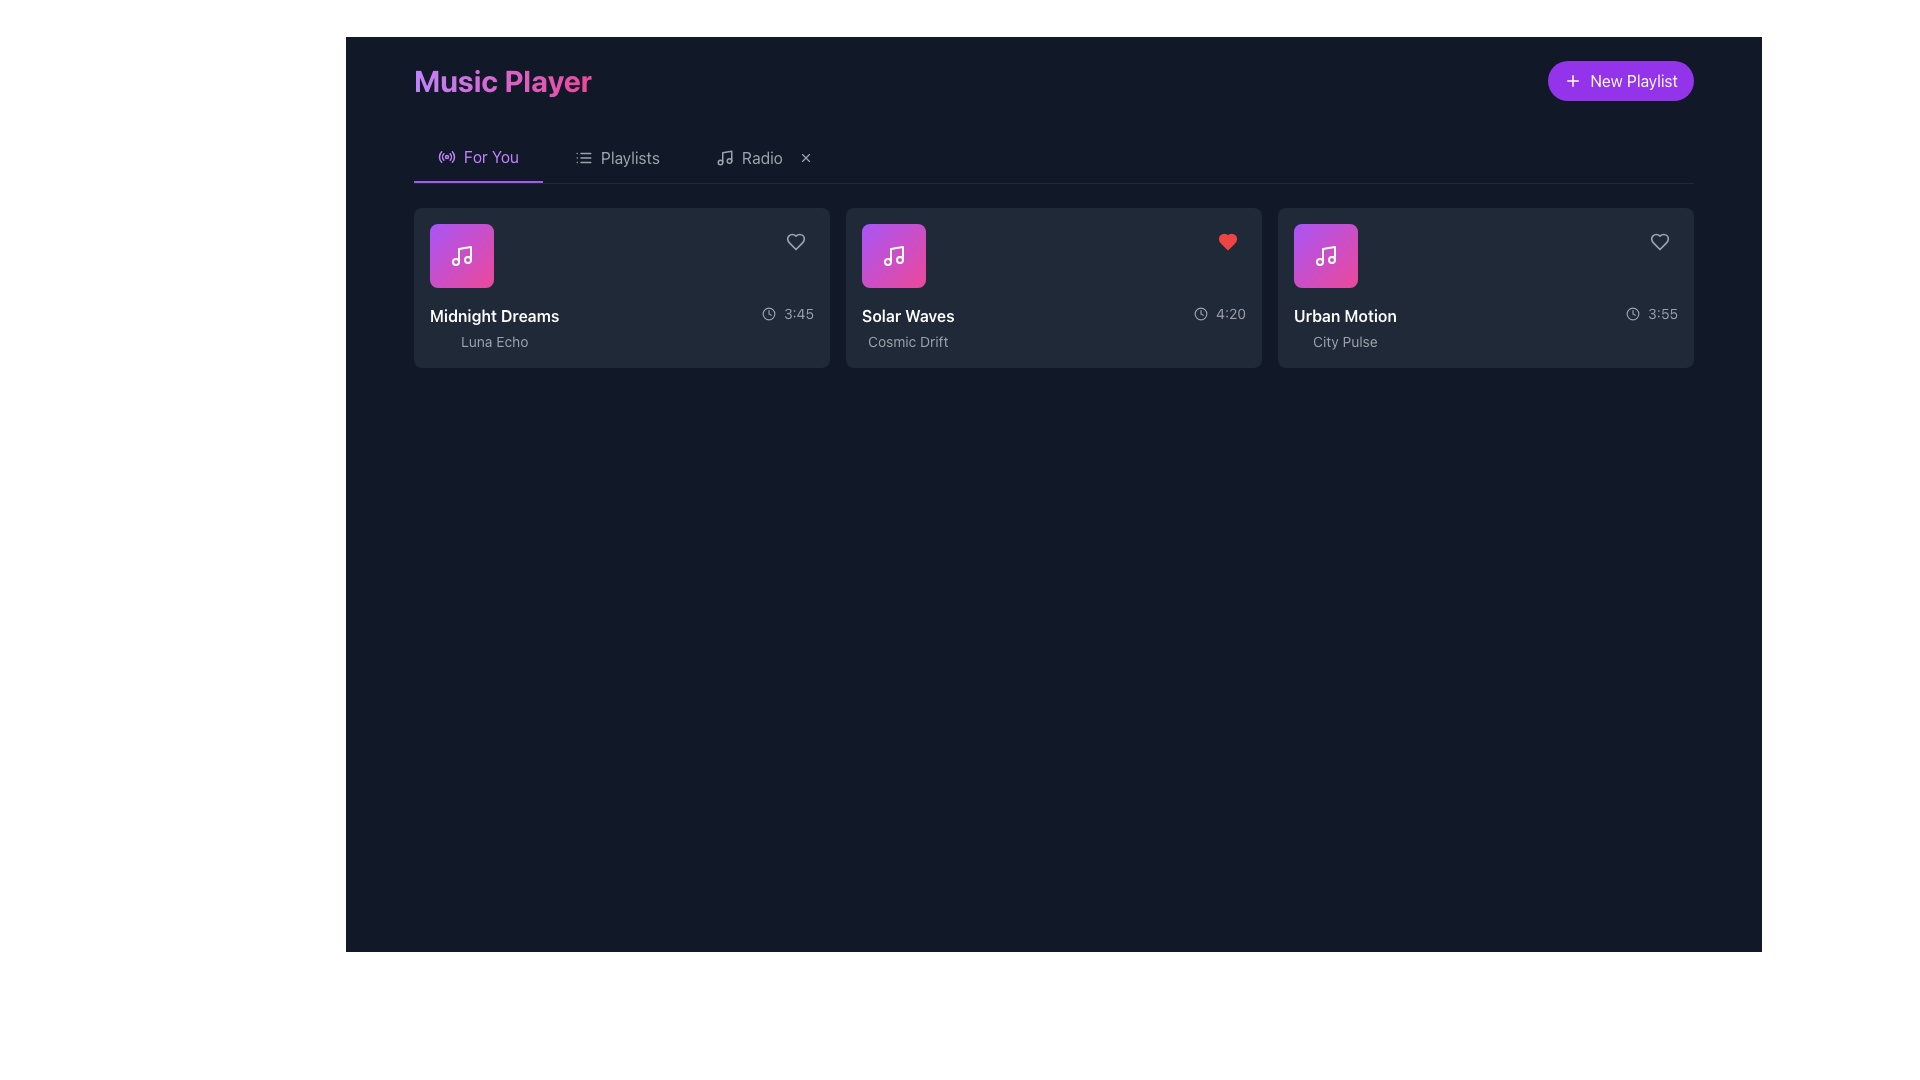 The image size is (1920, 1080). What do you see at coordinates (494, 315) in the screenshot?
I see `the Static Text Label that displays the title of the music track or playlist, located in the first music card in the top-left corner of the music player interface` at bounding box center [494, 315].